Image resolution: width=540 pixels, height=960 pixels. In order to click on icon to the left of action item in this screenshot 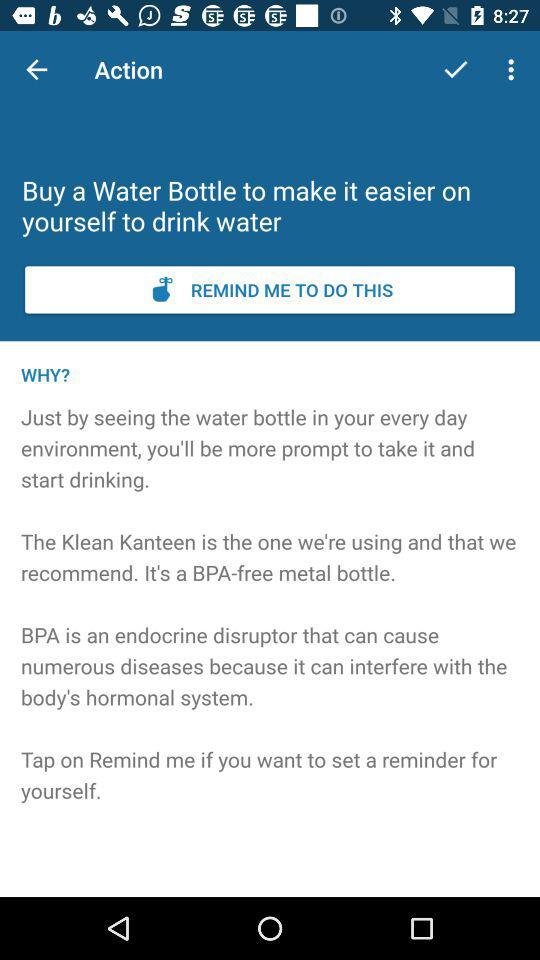, I will do `click(36, 69)`.